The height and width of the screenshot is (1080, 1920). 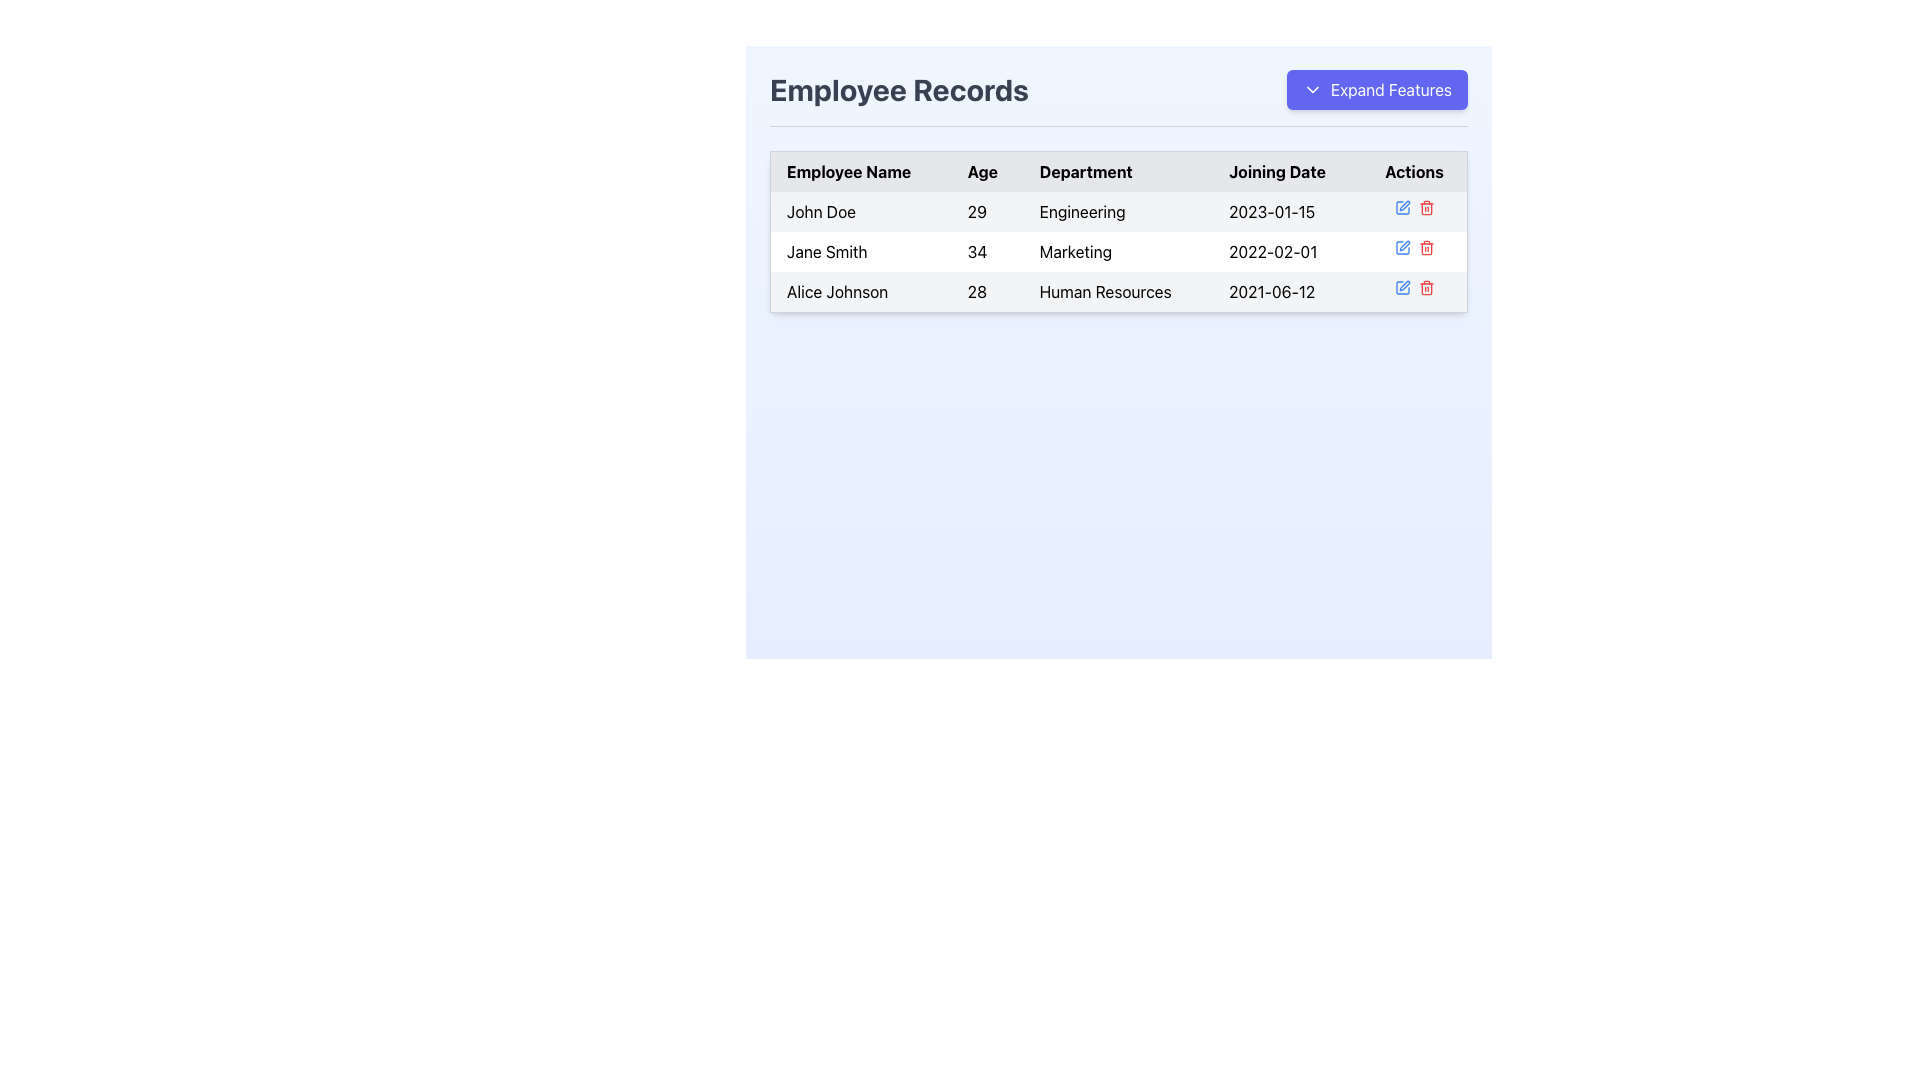 I want to click on the 'Actions' text label located in the last column of the header row of the interactive data table, so click(x=1413, y=170).